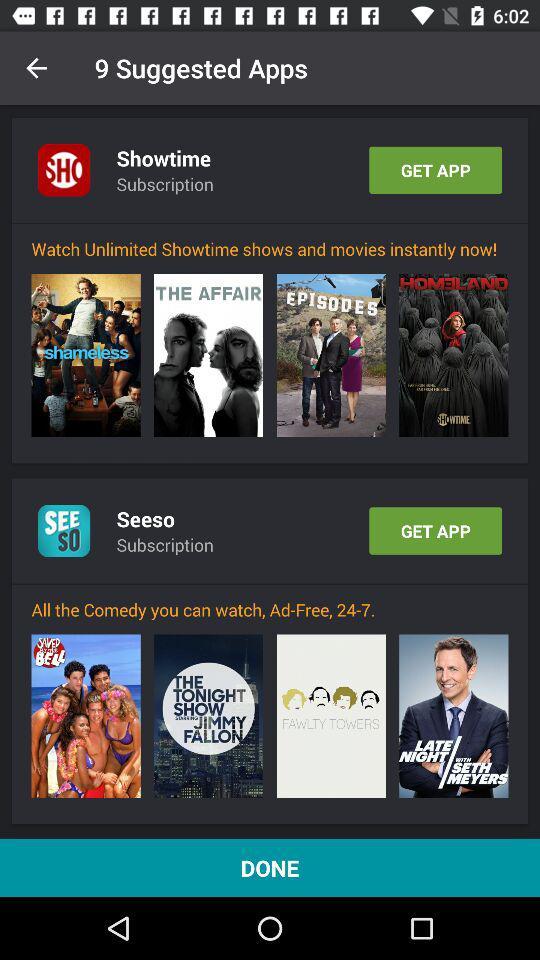 This screenshot has height=960, width=540. Describe the element at coordinates (331, 716) in the screenshot. I see `the item above done icon` at that location.